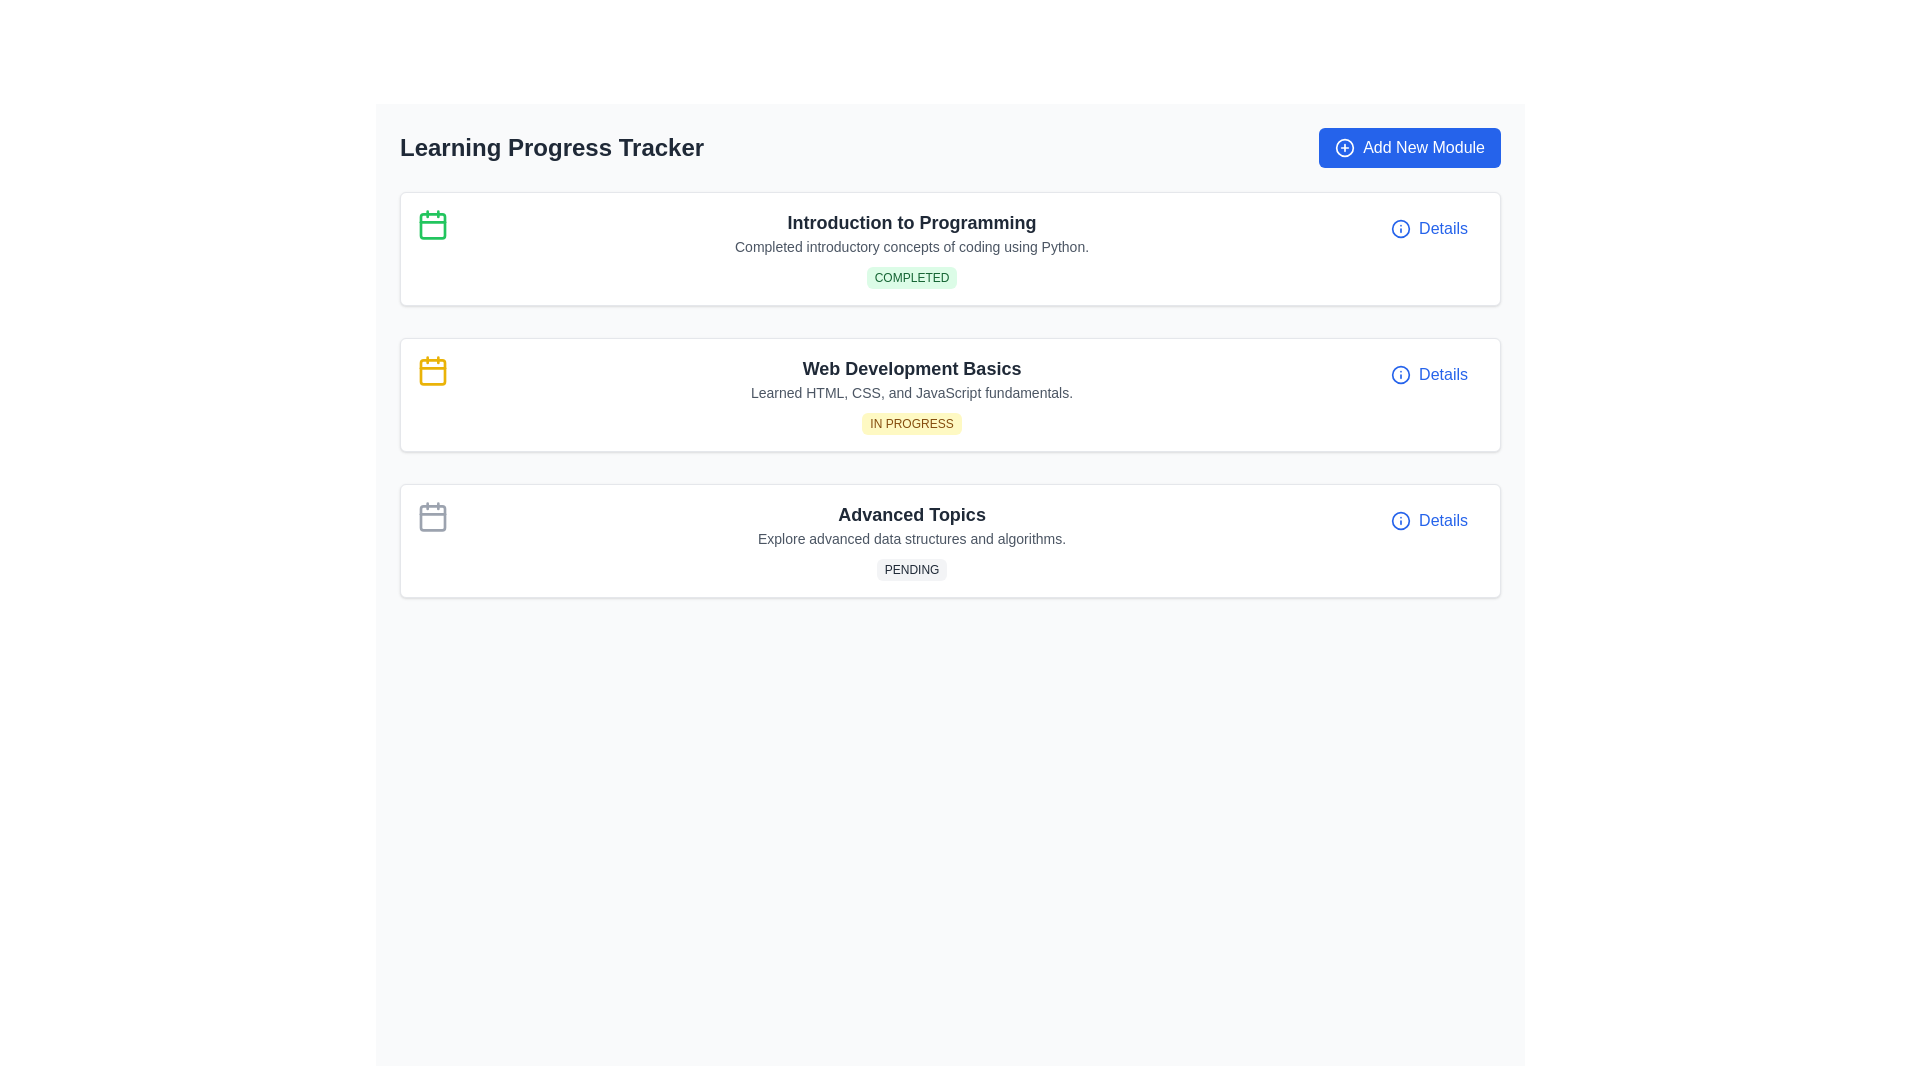 Image resolution: width=1920 pixels, height=1080 pixels. I want to click on the interactive button located in the rightmost section of the 'Web Development Basics' card within the 'Learning Progress Tracker' interface, so click(1428, 374).